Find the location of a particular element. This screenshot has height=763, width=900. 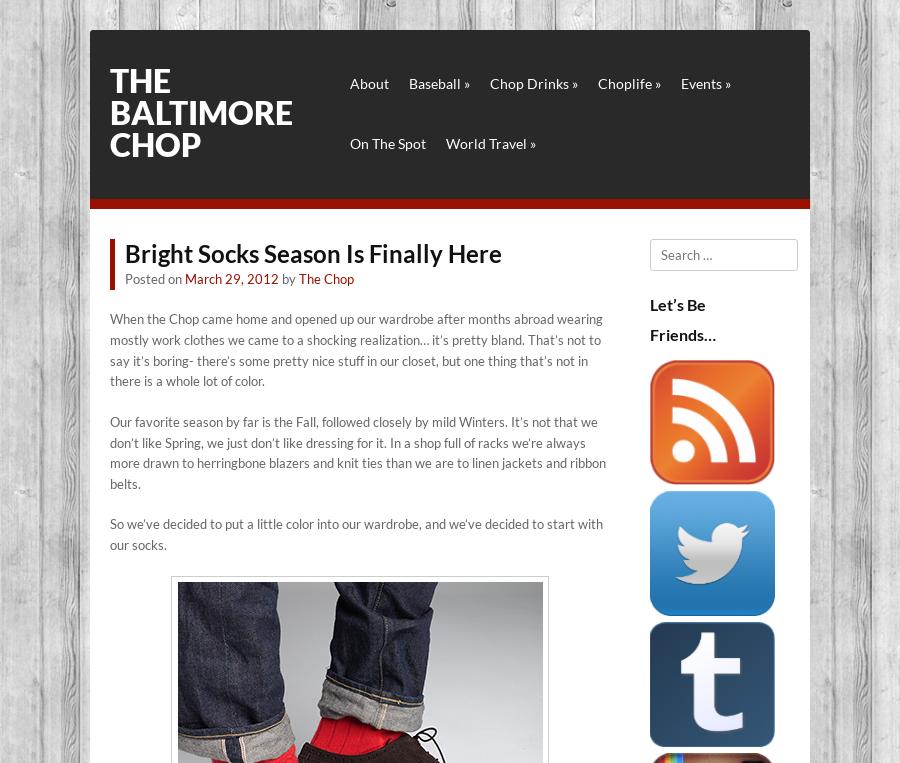

'The Chop' is located at coordinates (325, 278).